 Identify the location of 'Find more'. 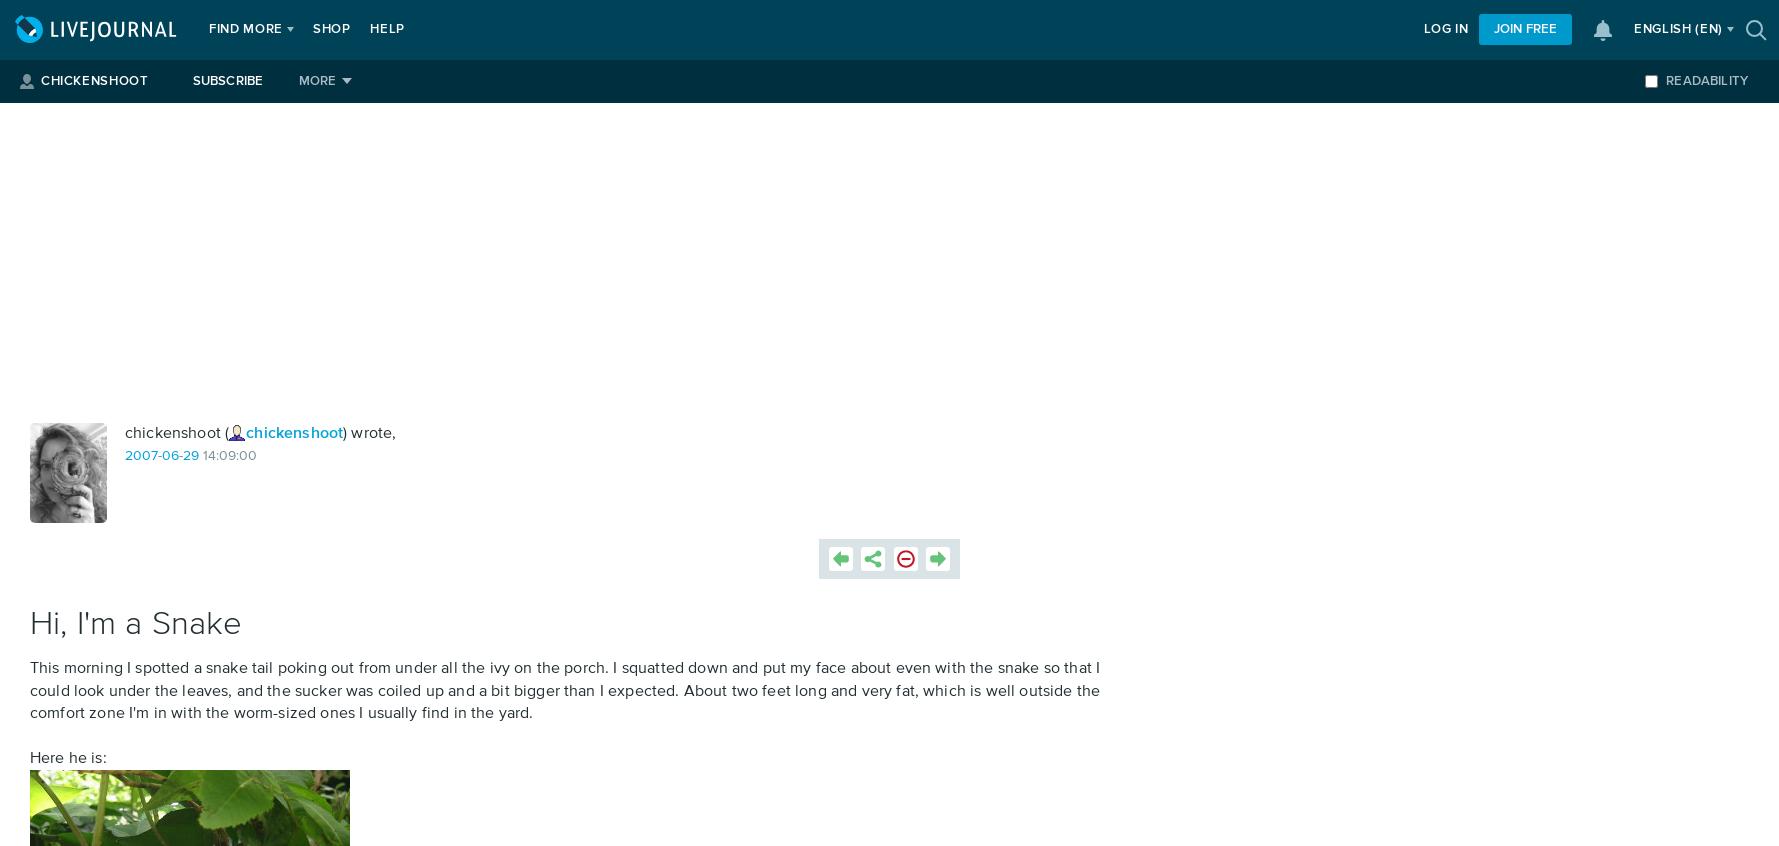
(244, 28).